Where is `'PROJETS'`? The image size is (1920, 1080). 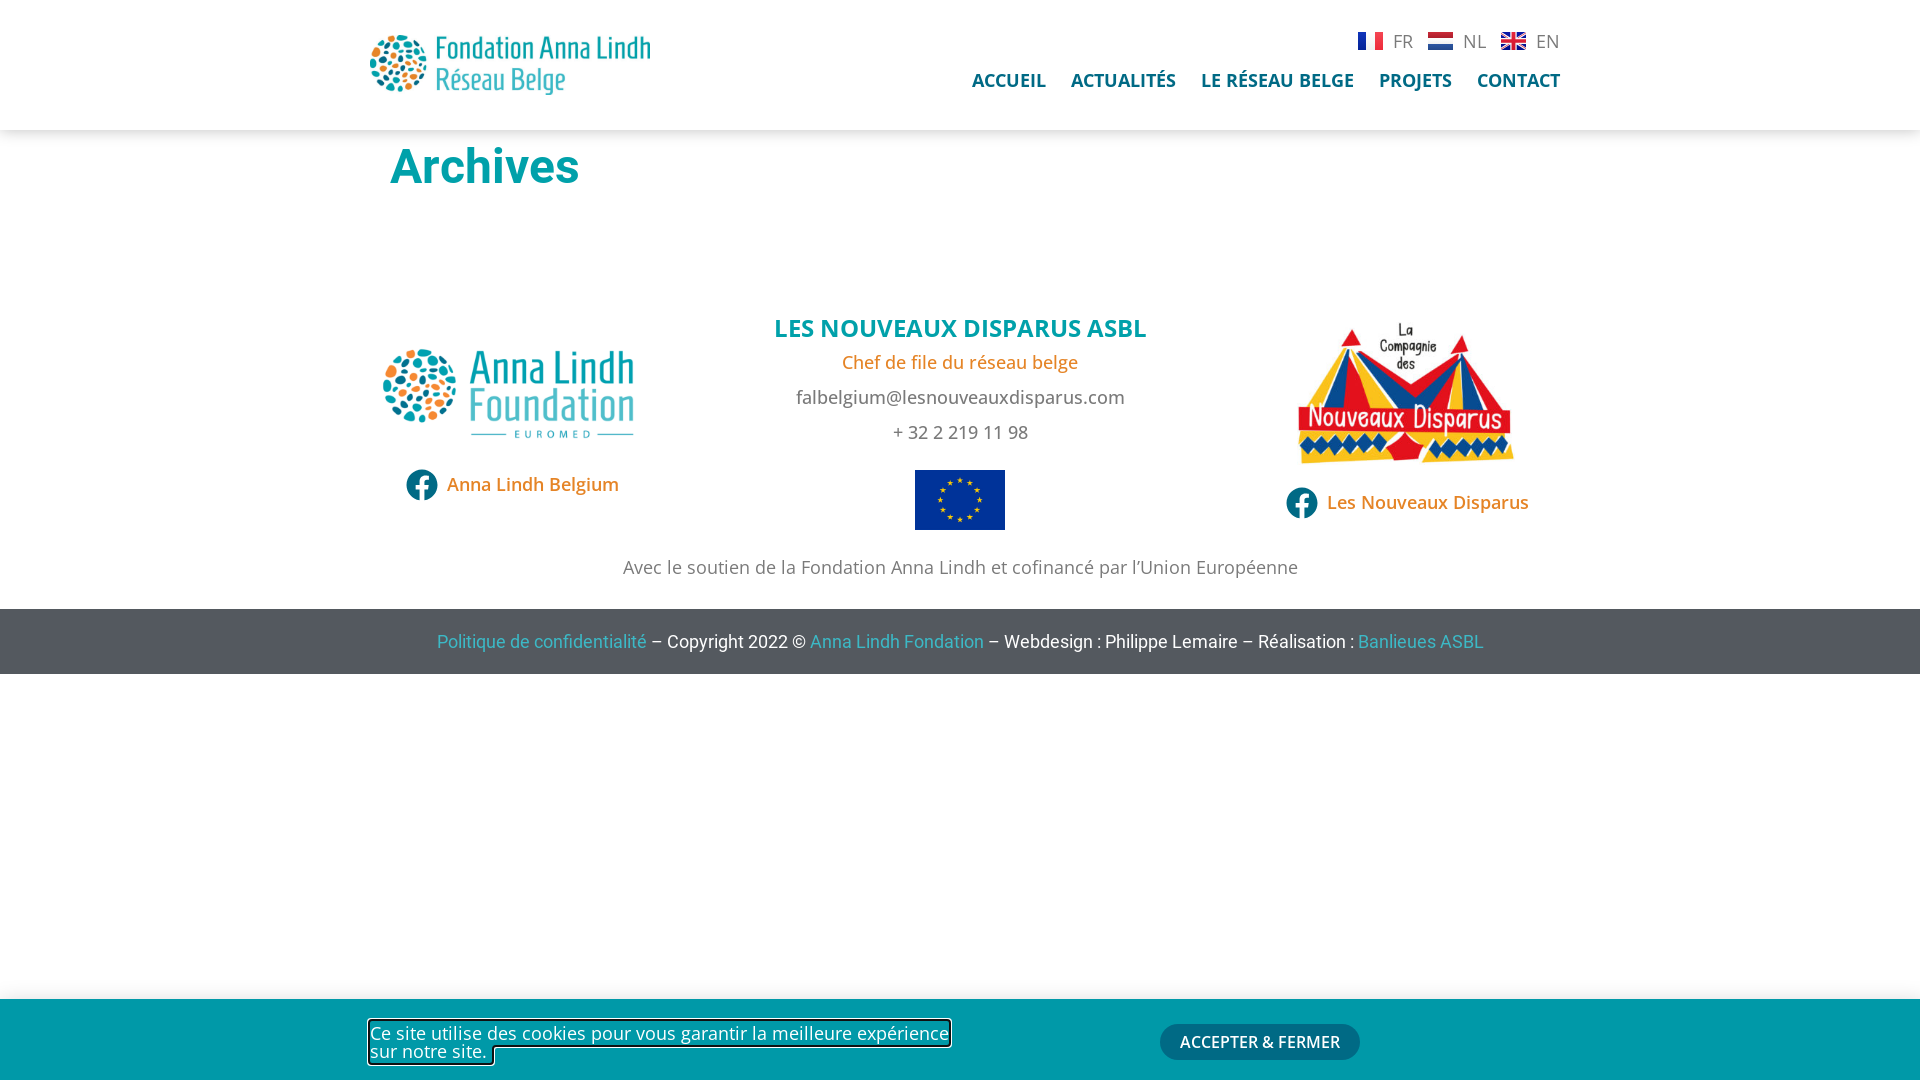 'PROJETS' is located at coordinates (1414, 79).